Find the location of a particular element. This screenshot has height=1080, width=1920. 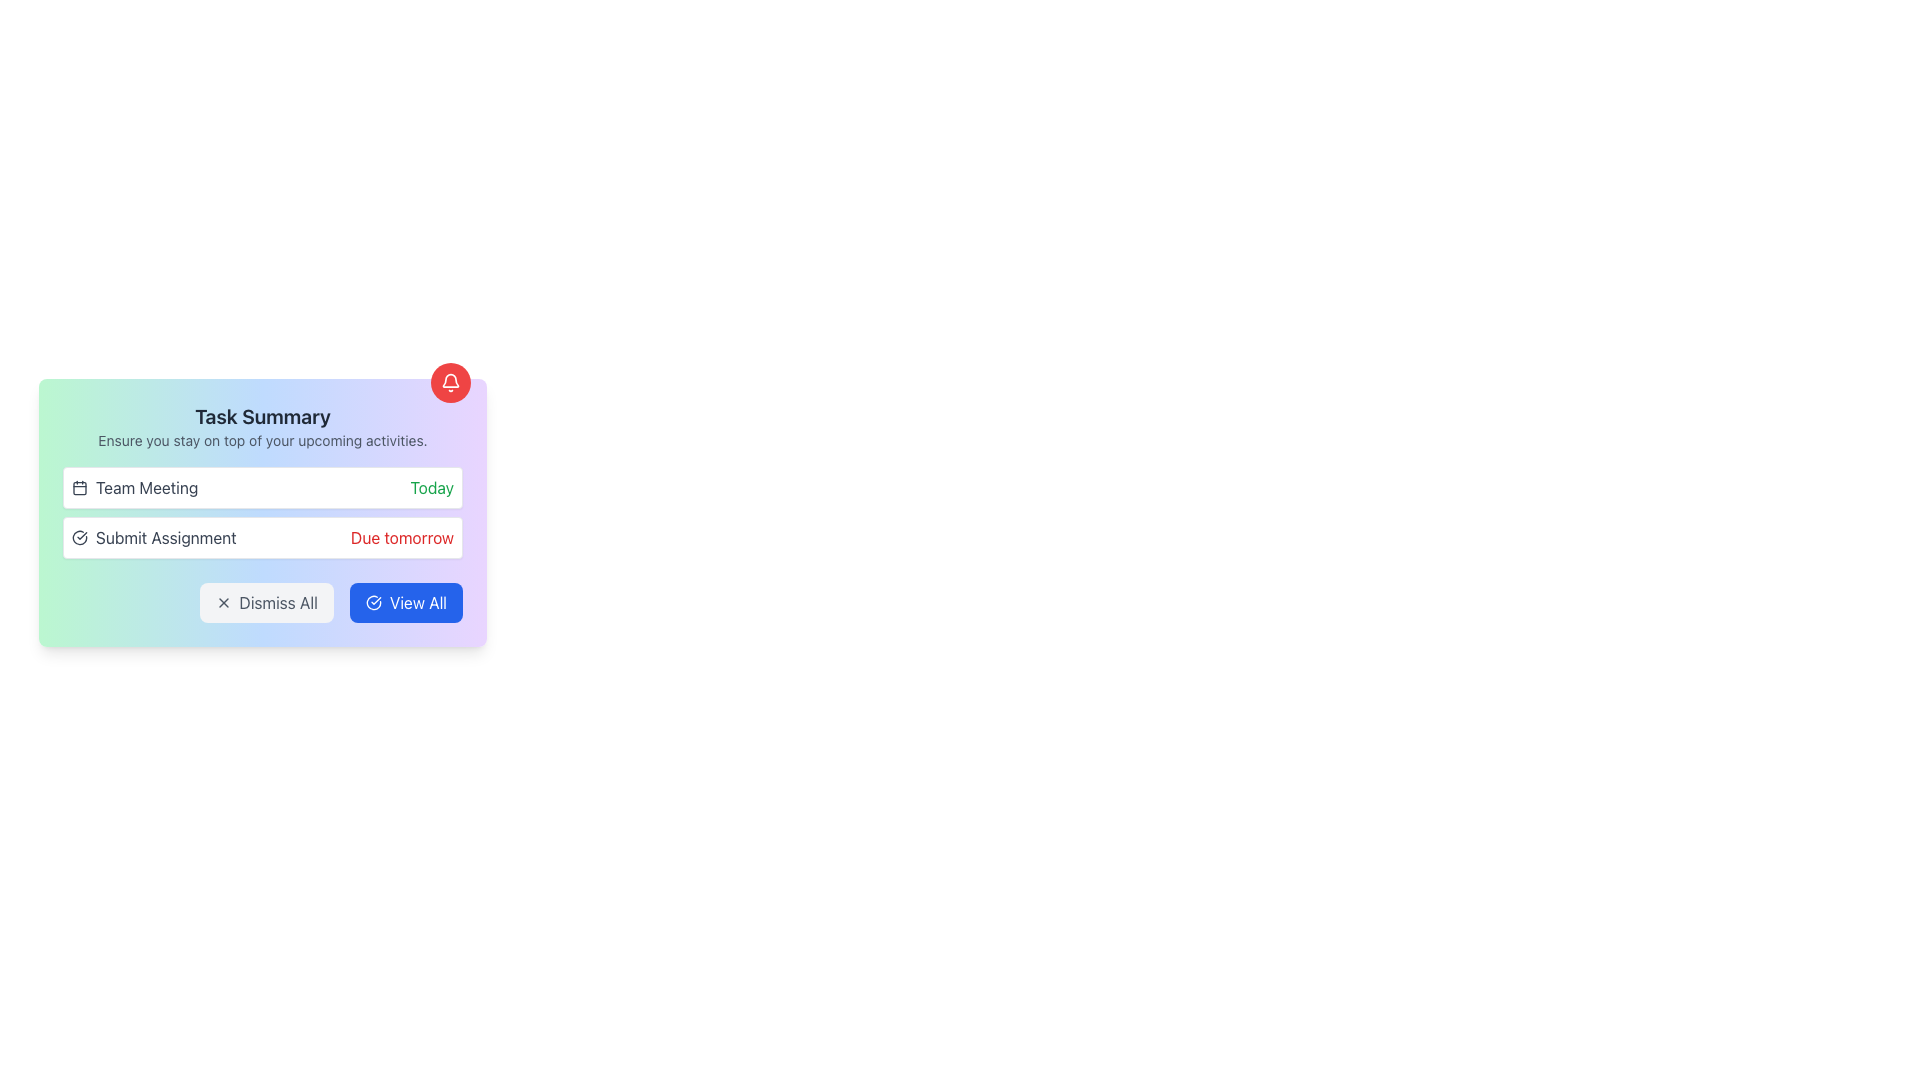

the 'Submit Assignment' static text element with a checkmark icon, which is the second item in the 'Task Summary' card, located below 'Team Meeting' is located at coordinates (153, 536).